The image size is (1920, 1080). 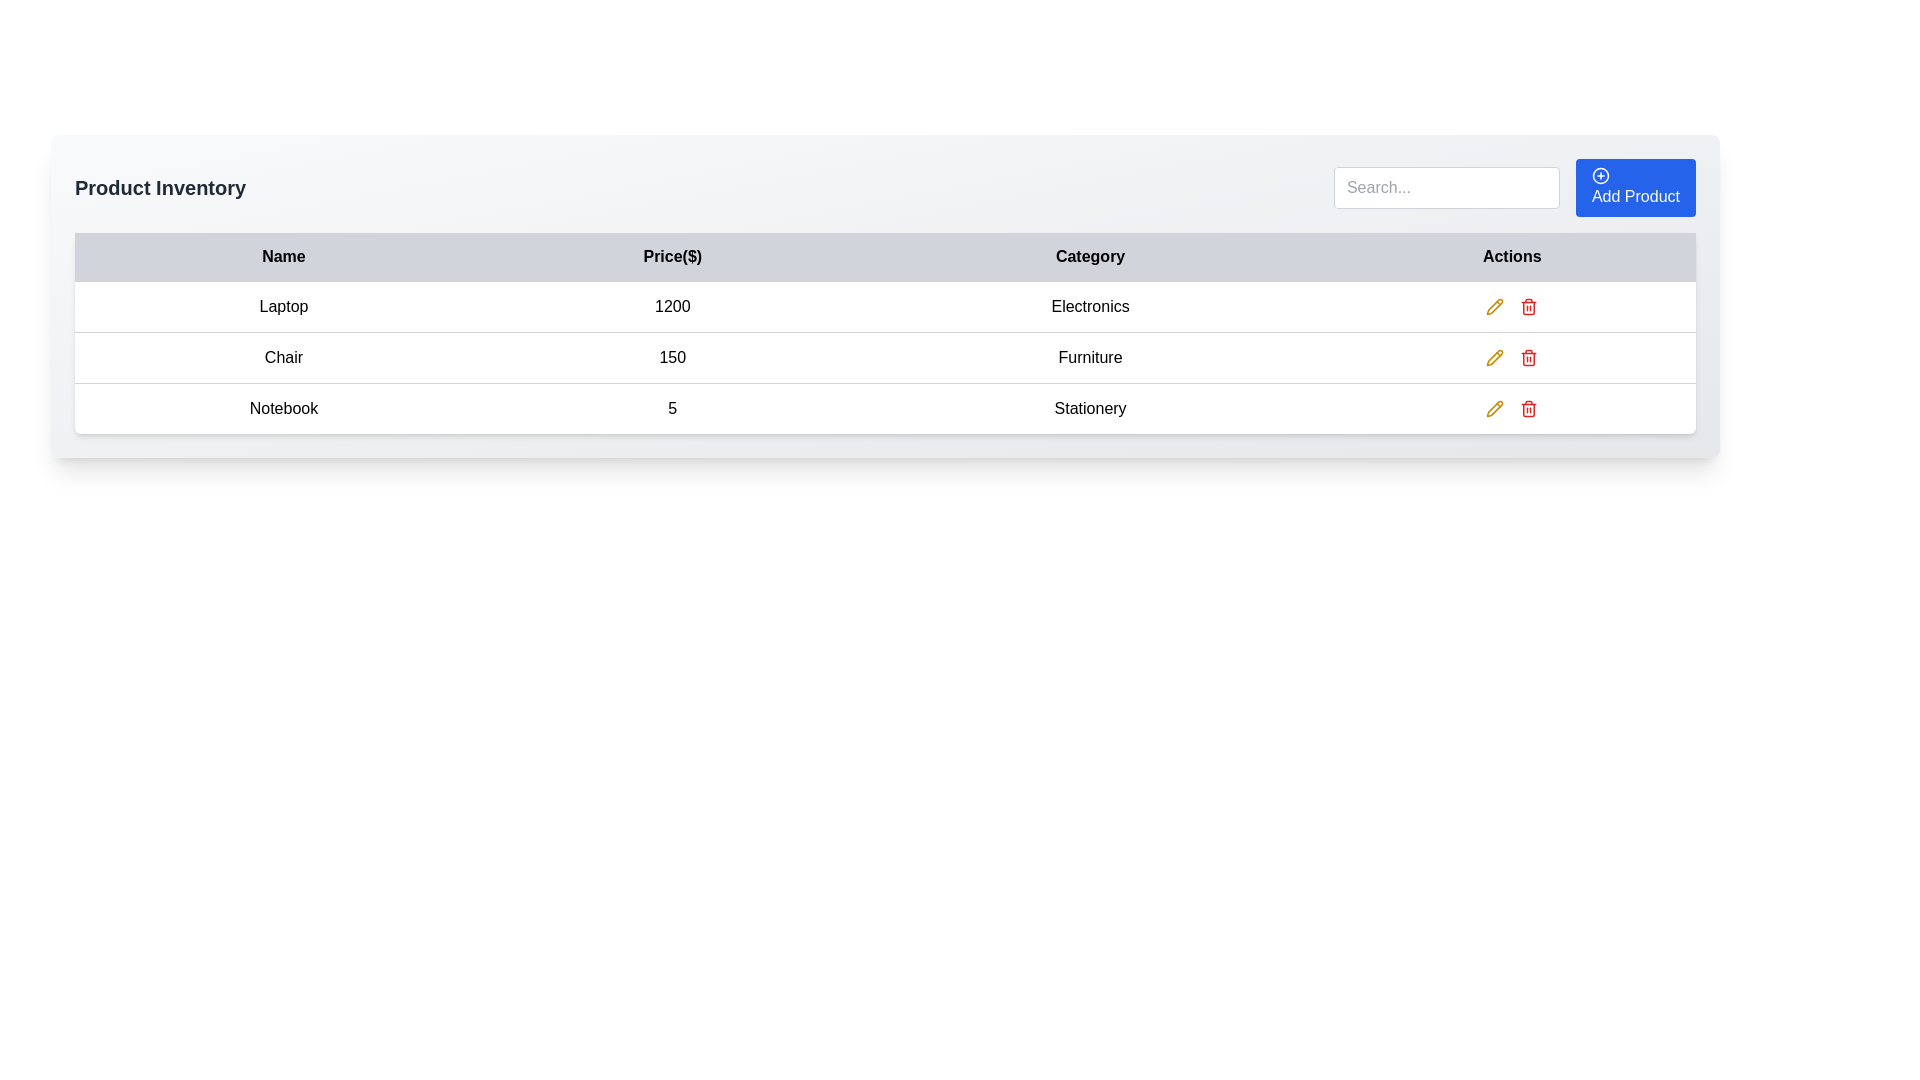 What do you see at coordinates (1528, 307) in the screenshot?
I see `the delete icon button located in the third column under the 'Actions' header in the first row of the table` at bounding box center [1528, 307].